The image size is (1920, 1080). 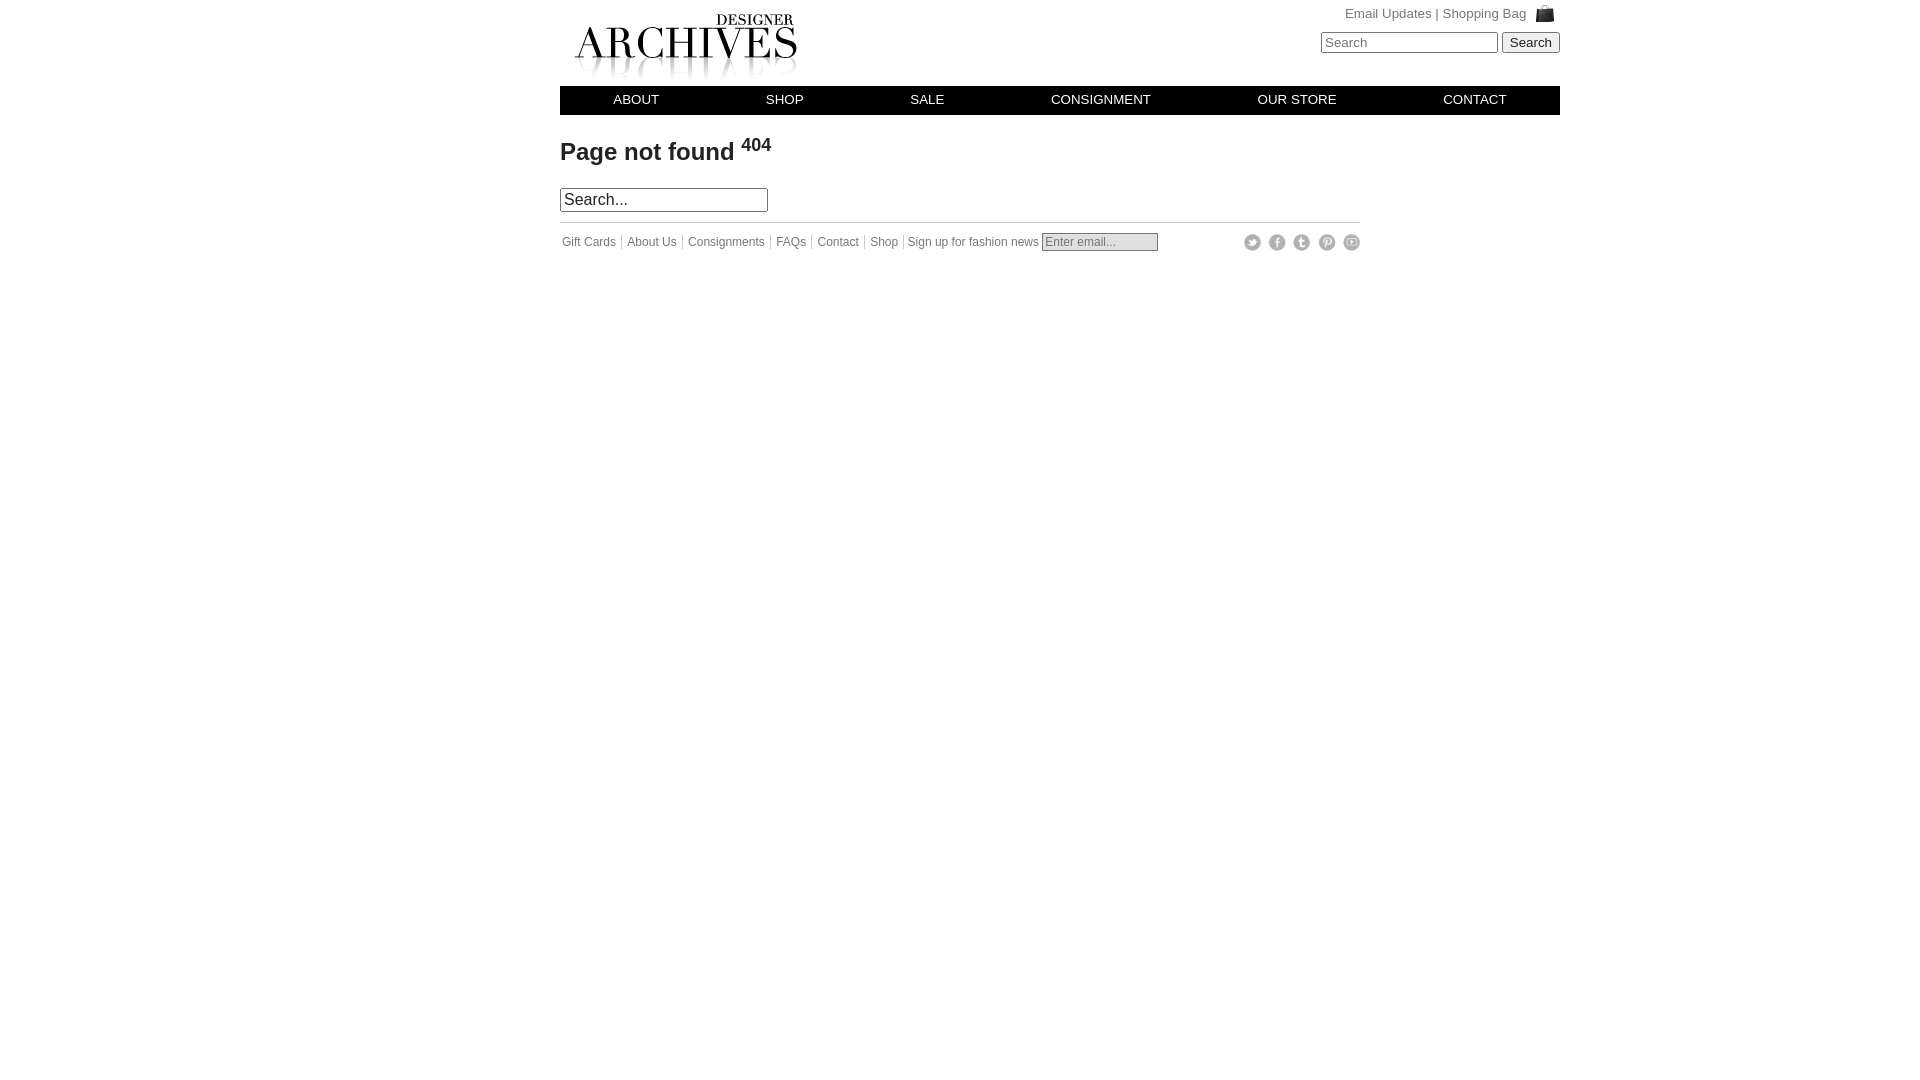 What do you see at coordinates (815, 241) in the screenshot?
I see `'Contact'` at bounding box center [815, 241].